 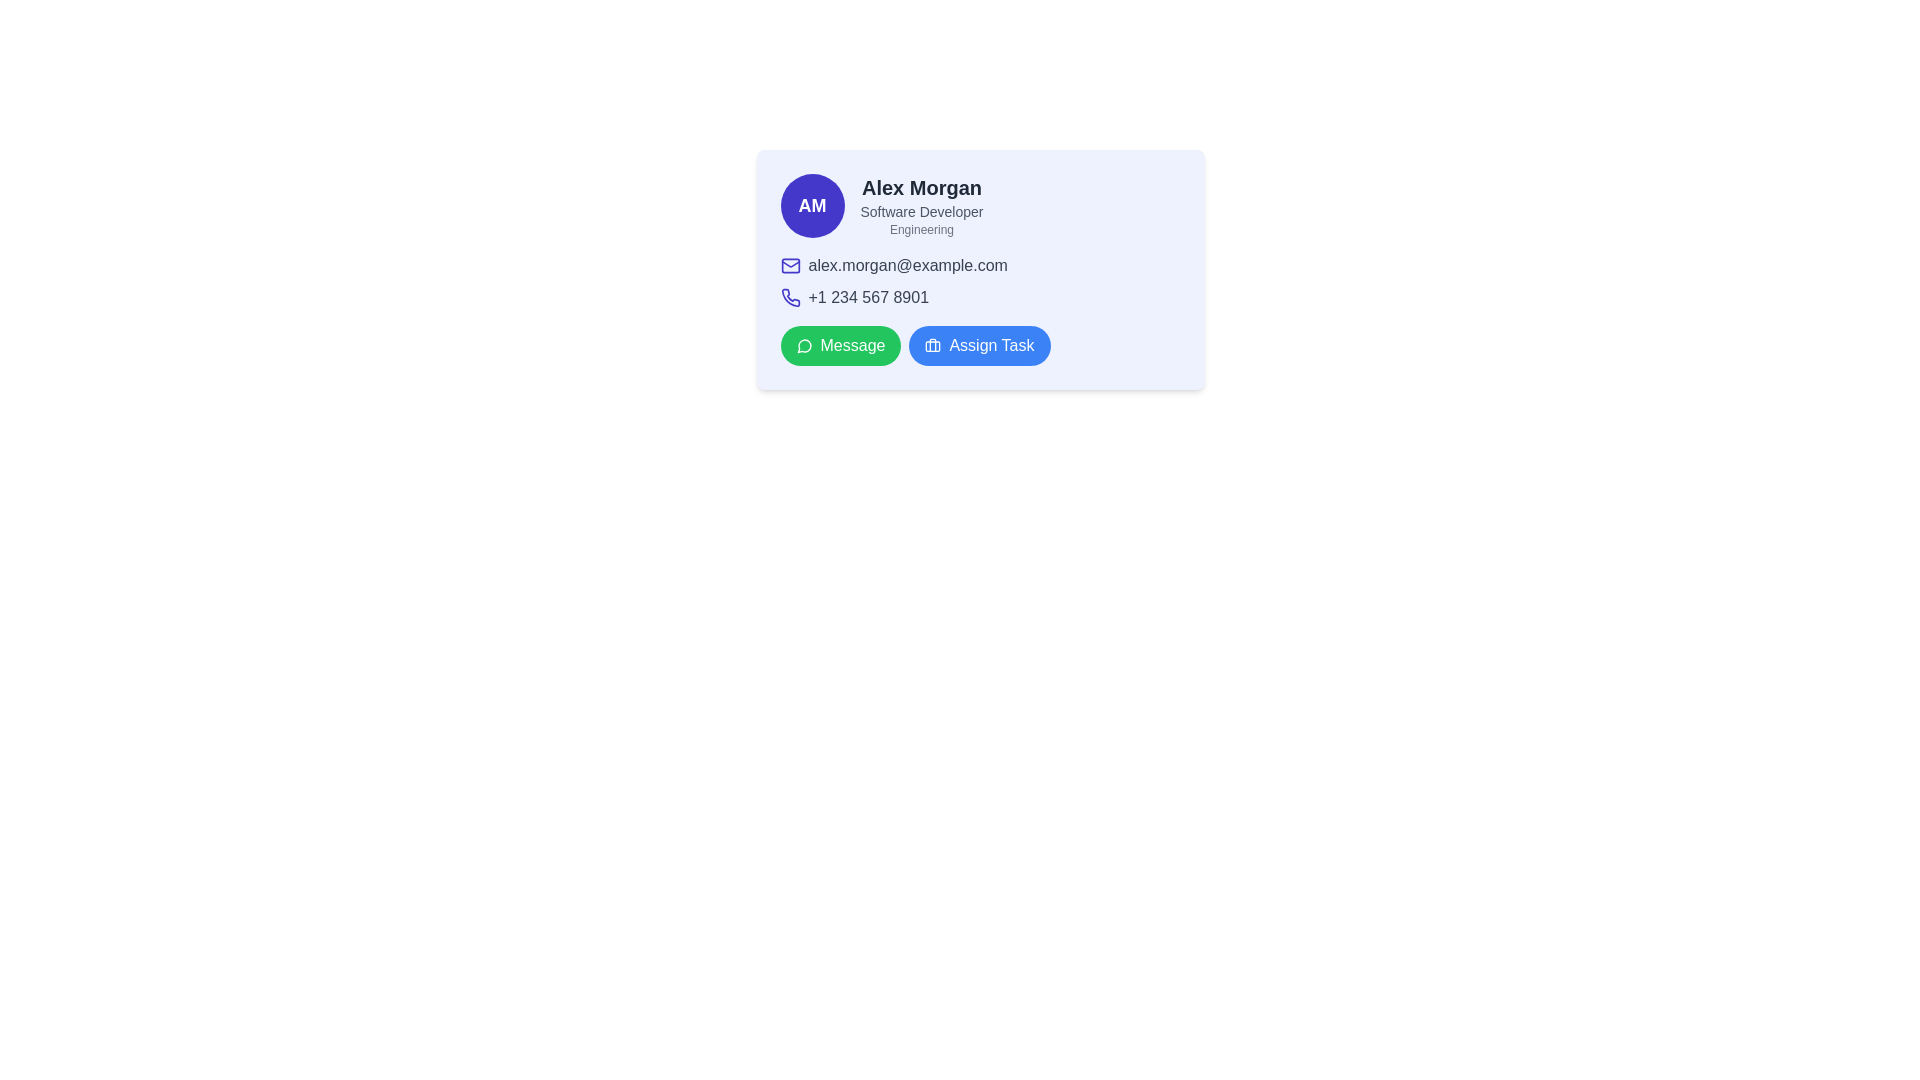 What do you see at coordinates (789, 297) in the screenshot?
I see `the decorative phone icon located to the left of the text '+1 234 567 8901' in the structured card layout` at bounding box center [789, 297].